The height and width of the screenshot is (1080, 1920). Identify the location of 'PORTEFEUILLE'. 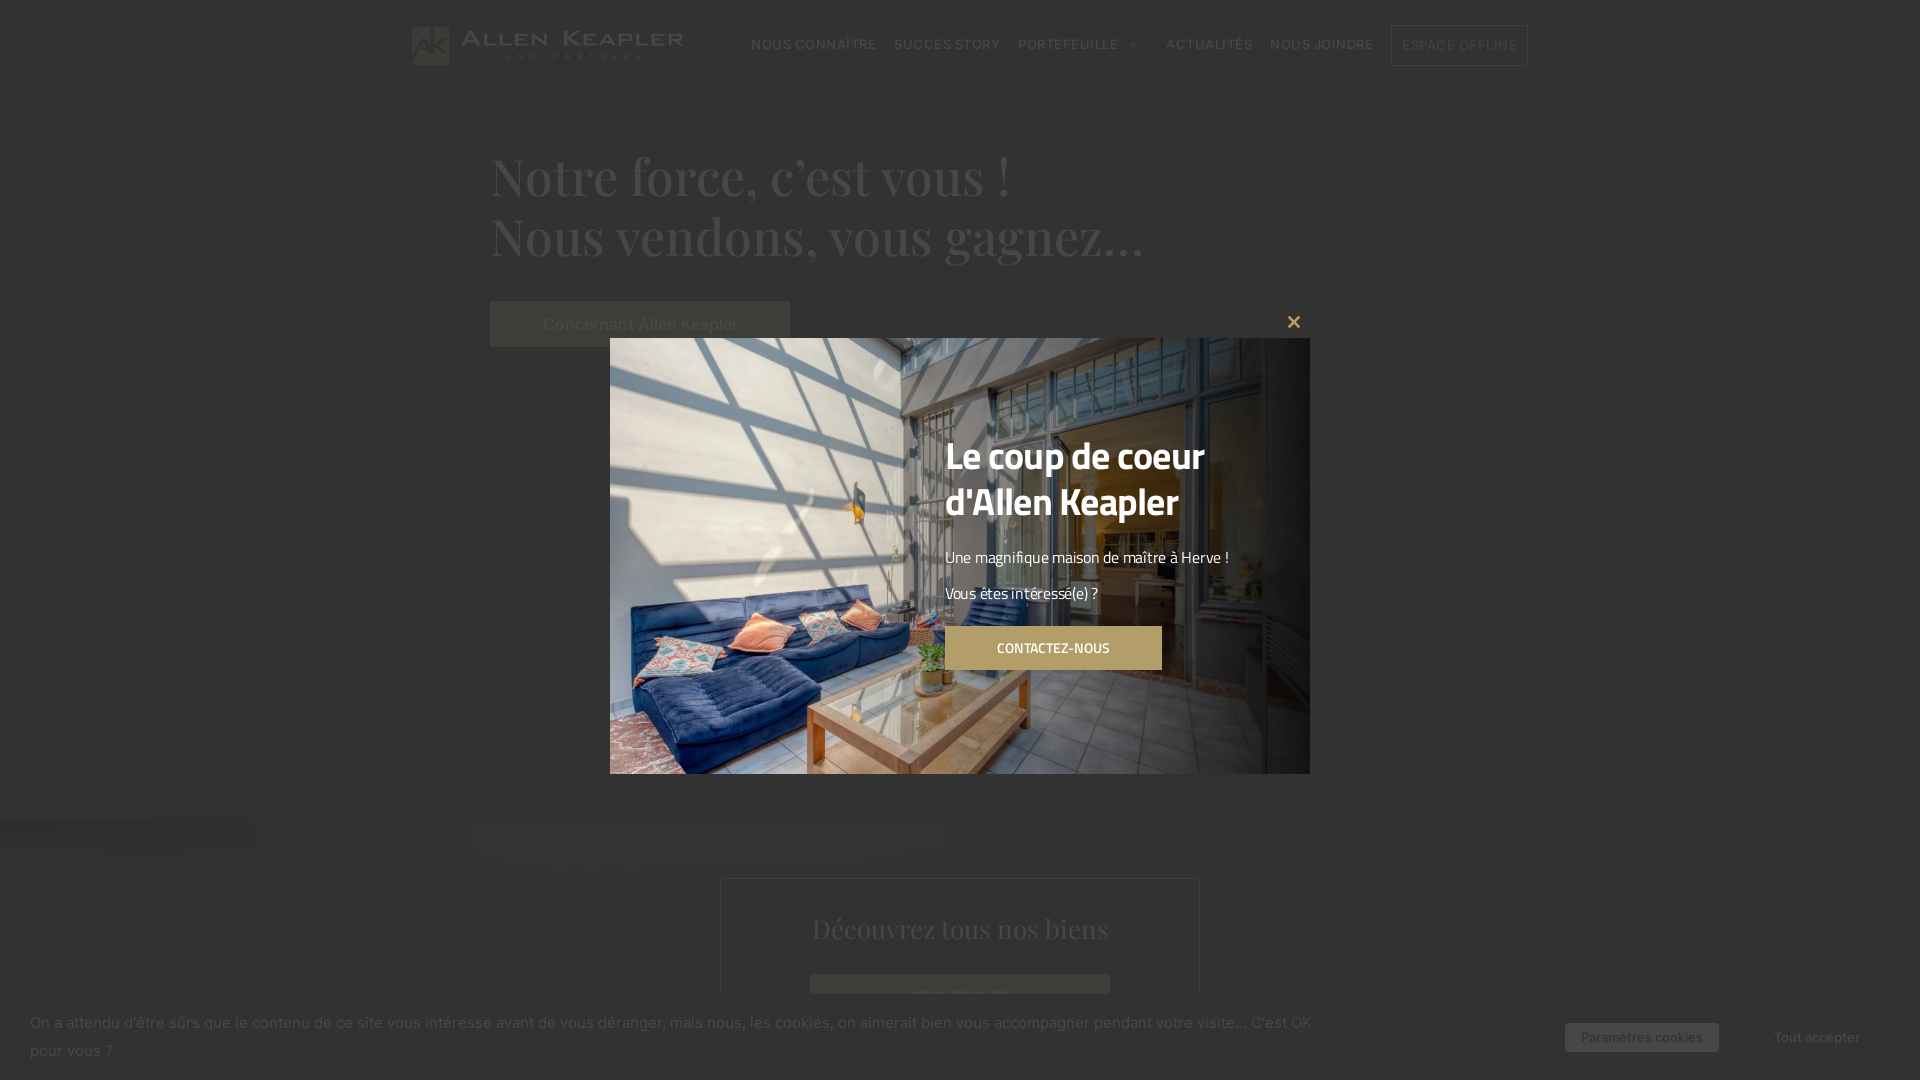
(1082, 44).